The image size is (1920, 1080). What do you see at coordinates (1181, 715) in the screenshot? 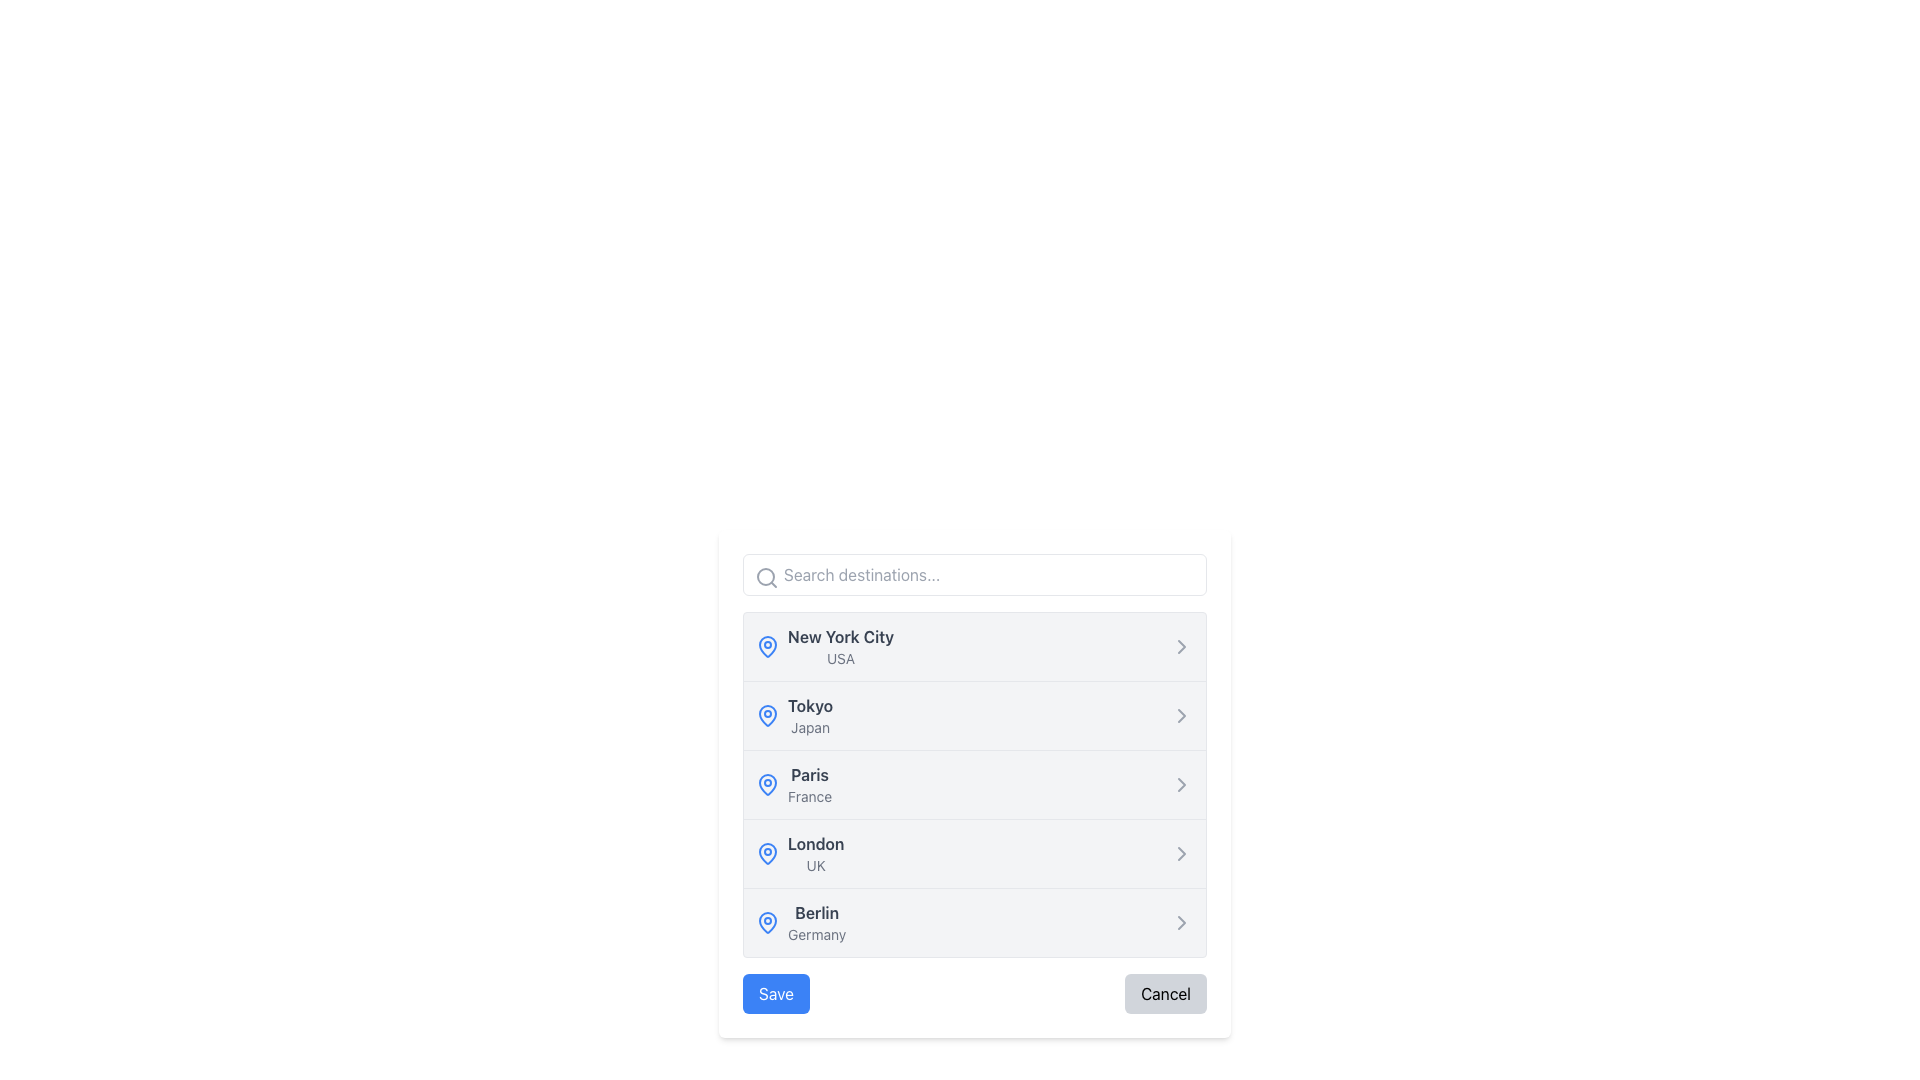
I see `the rightward-pointing Navigation Chevron next to the 'Tokyo' item` at bounding box center [1181, 715].